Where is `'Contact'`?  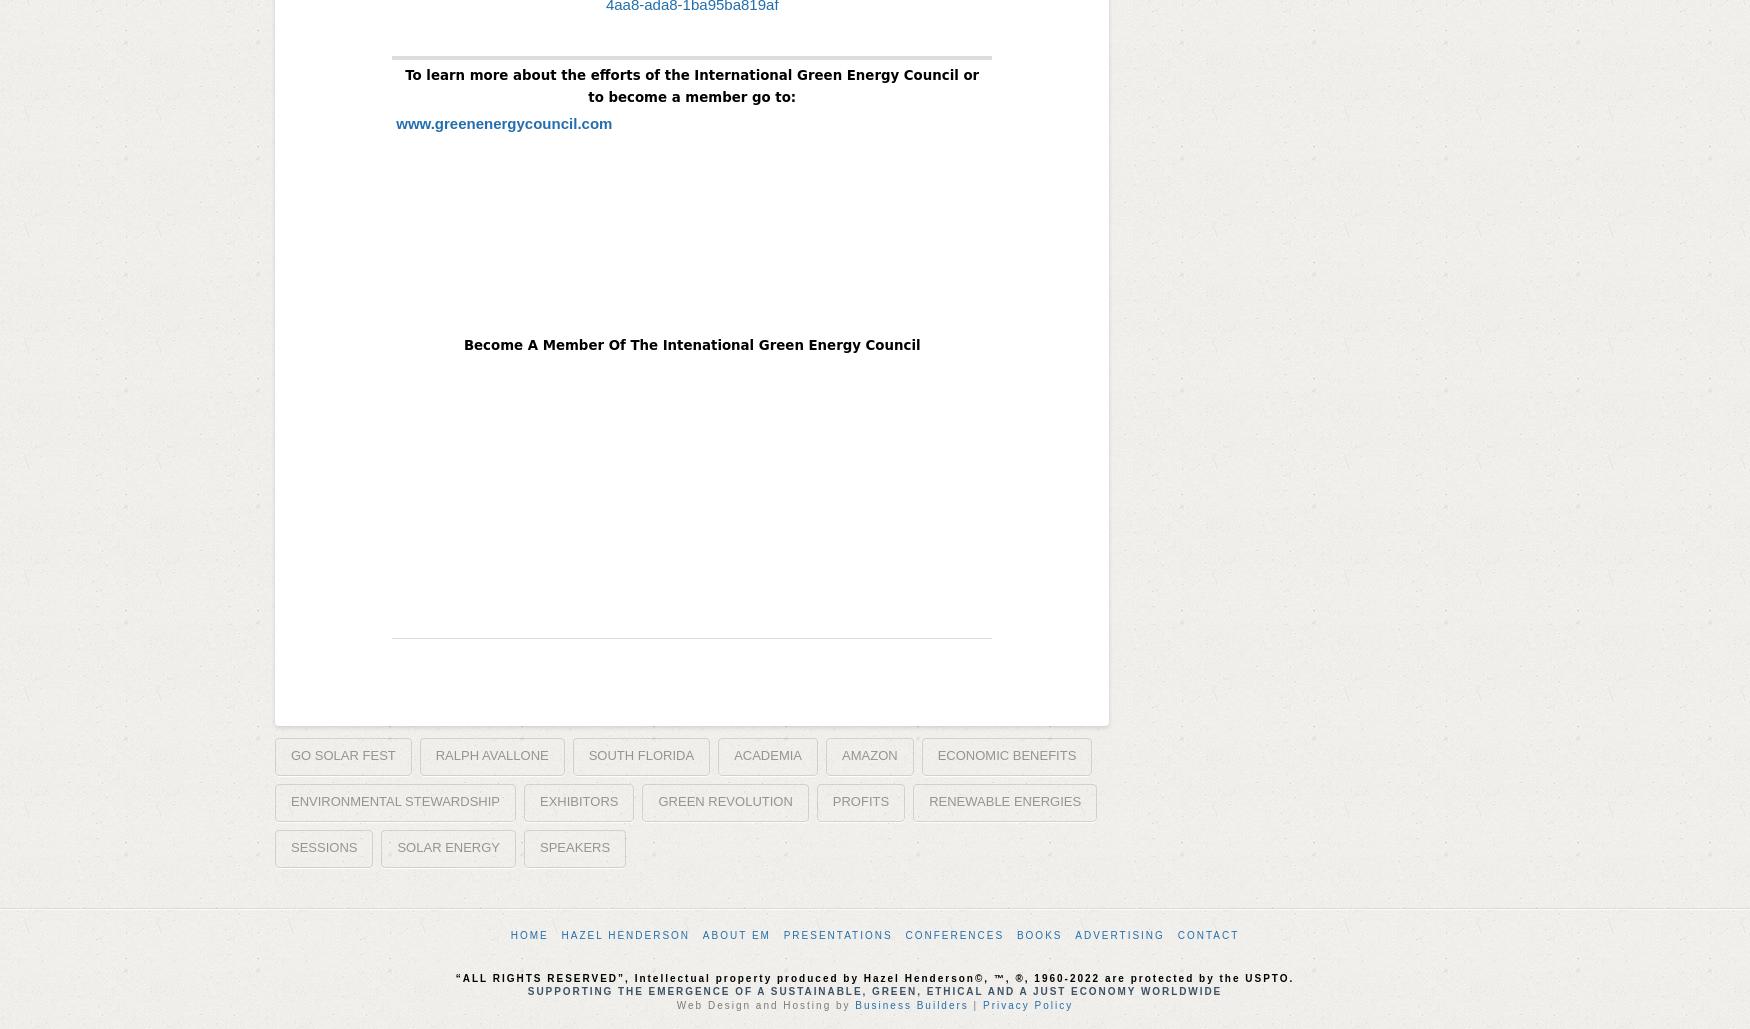 'Contact' is located at coordinates (1208, 934).